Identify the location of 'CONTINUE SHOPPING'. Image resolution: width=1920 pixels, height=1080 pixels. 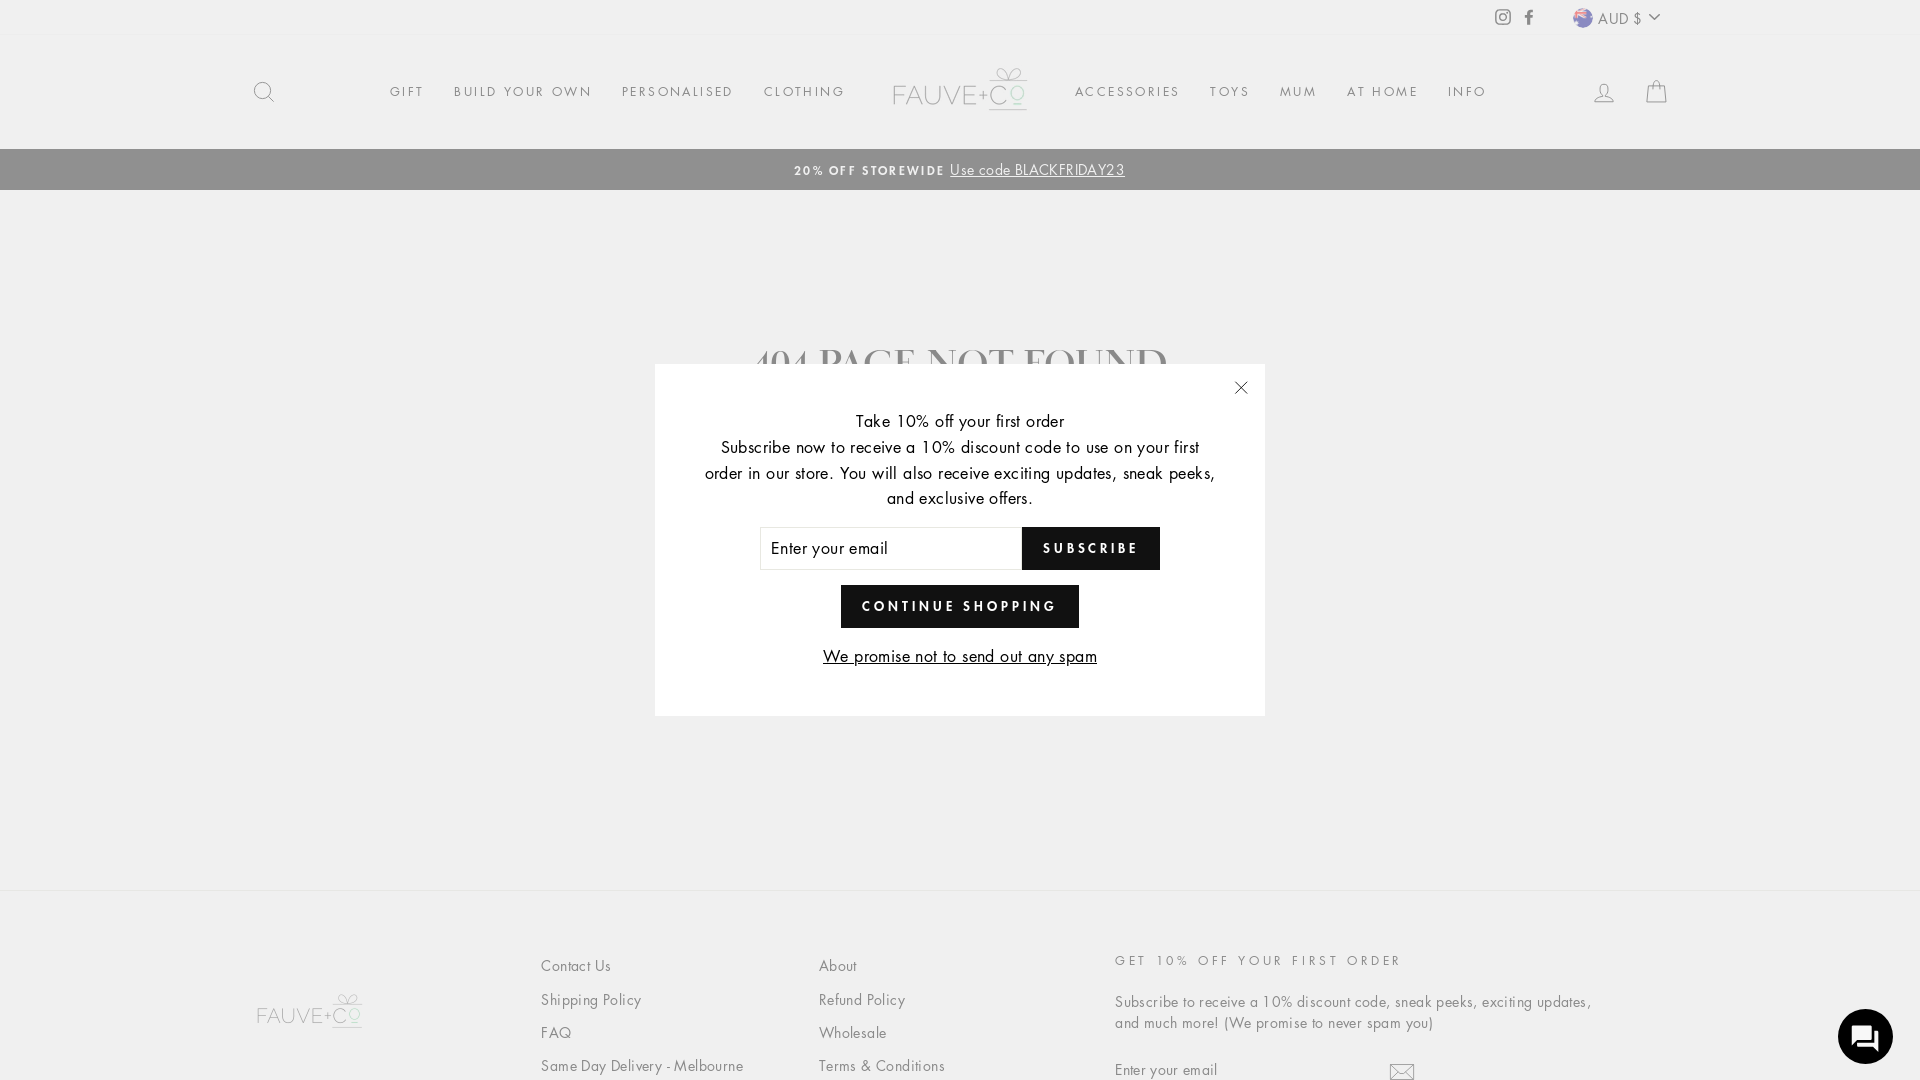
(840, 604).